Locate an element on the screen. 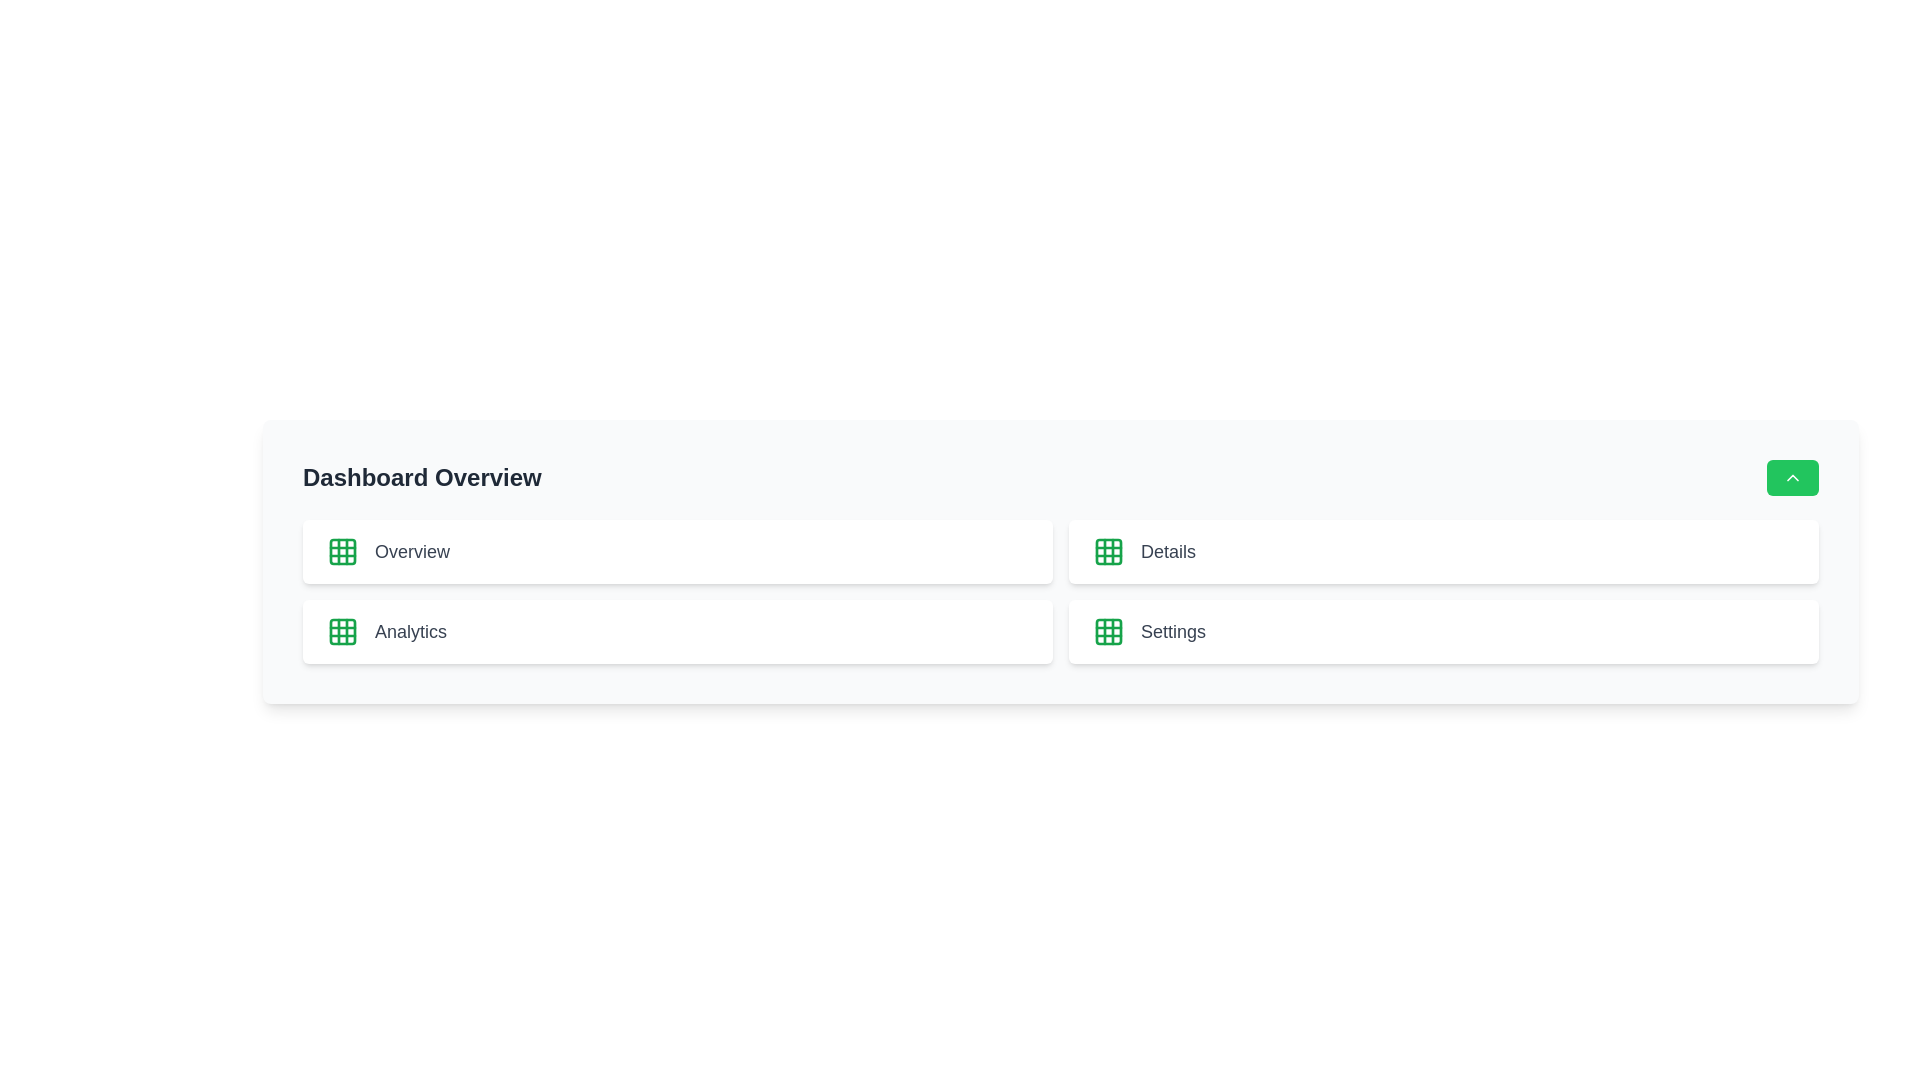 This screenshot has width=1920, height=1080. the green 3x3 grid icon with rounded corners located in the settings card is located at coordinates (1107, 632).